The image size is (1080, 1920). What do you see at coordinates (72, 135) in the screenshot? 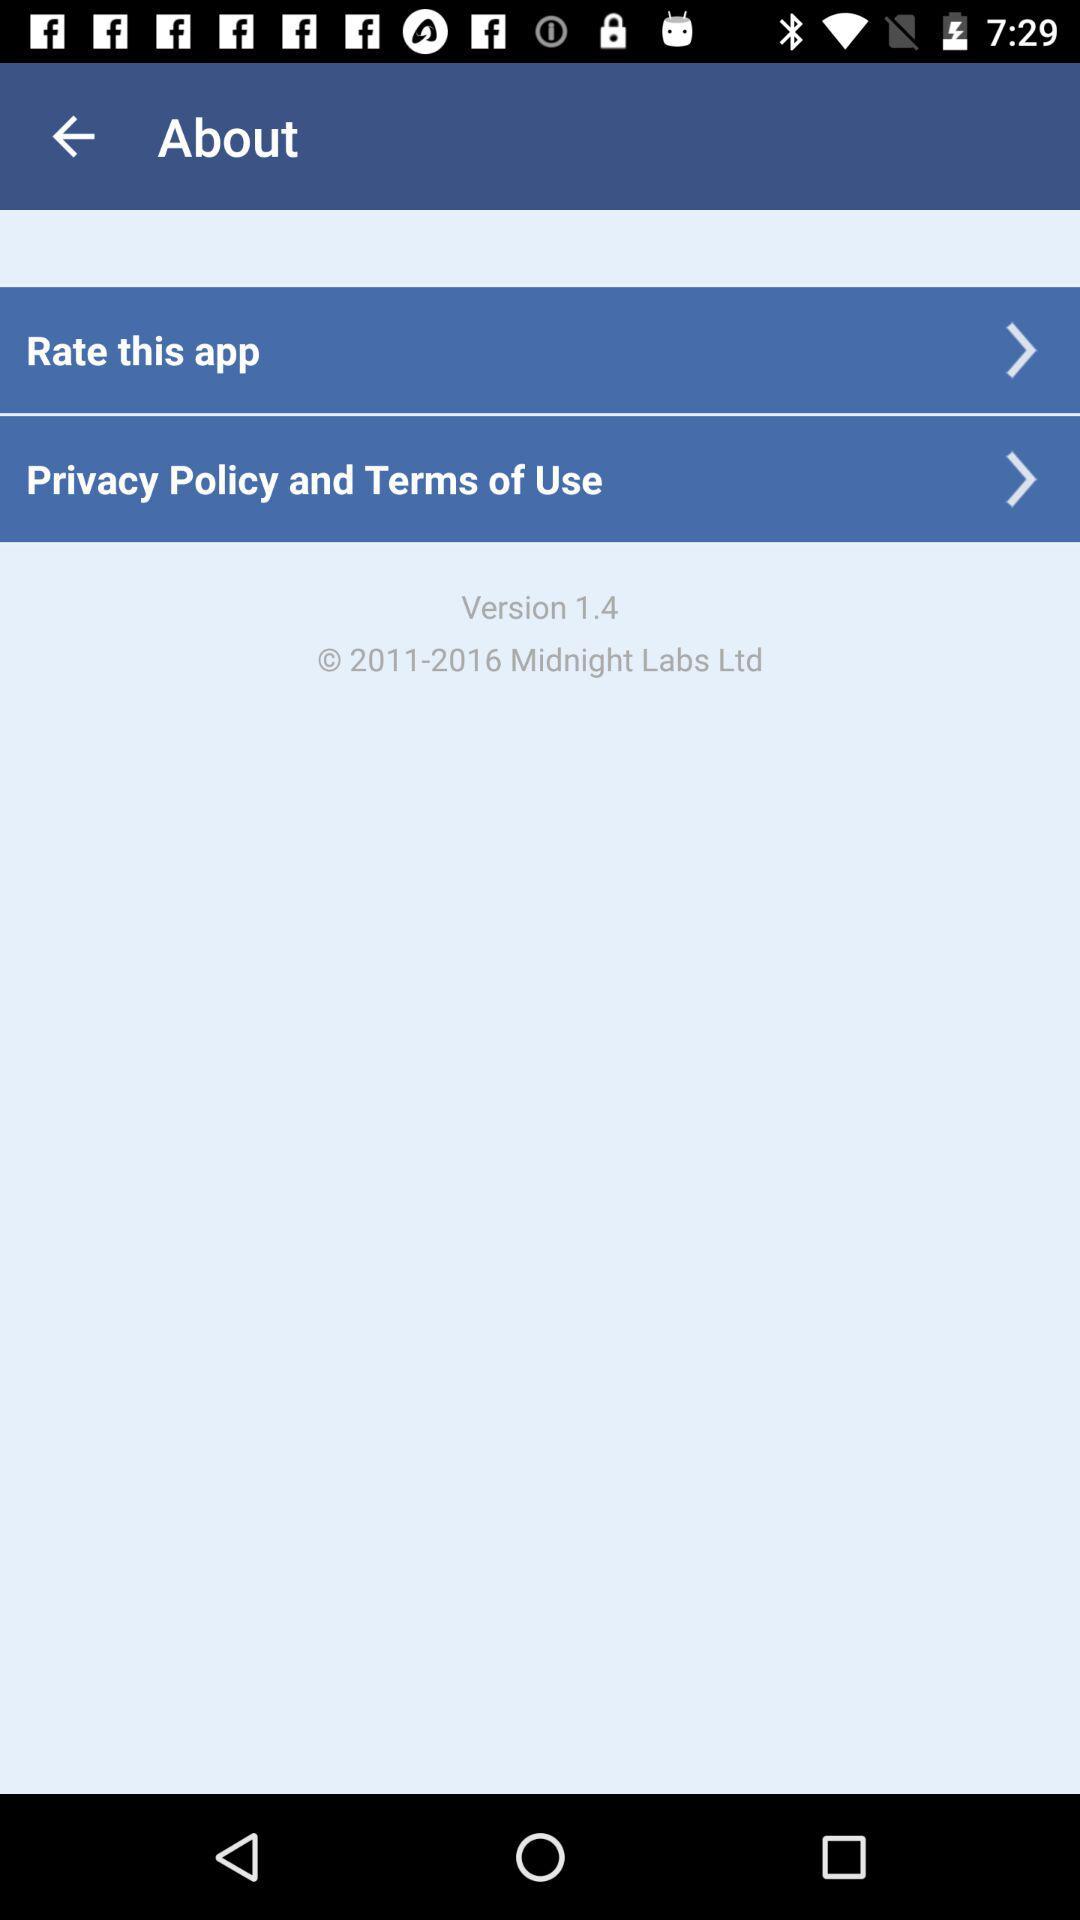
I see `app next to the about` at bounding box center [72, 135].